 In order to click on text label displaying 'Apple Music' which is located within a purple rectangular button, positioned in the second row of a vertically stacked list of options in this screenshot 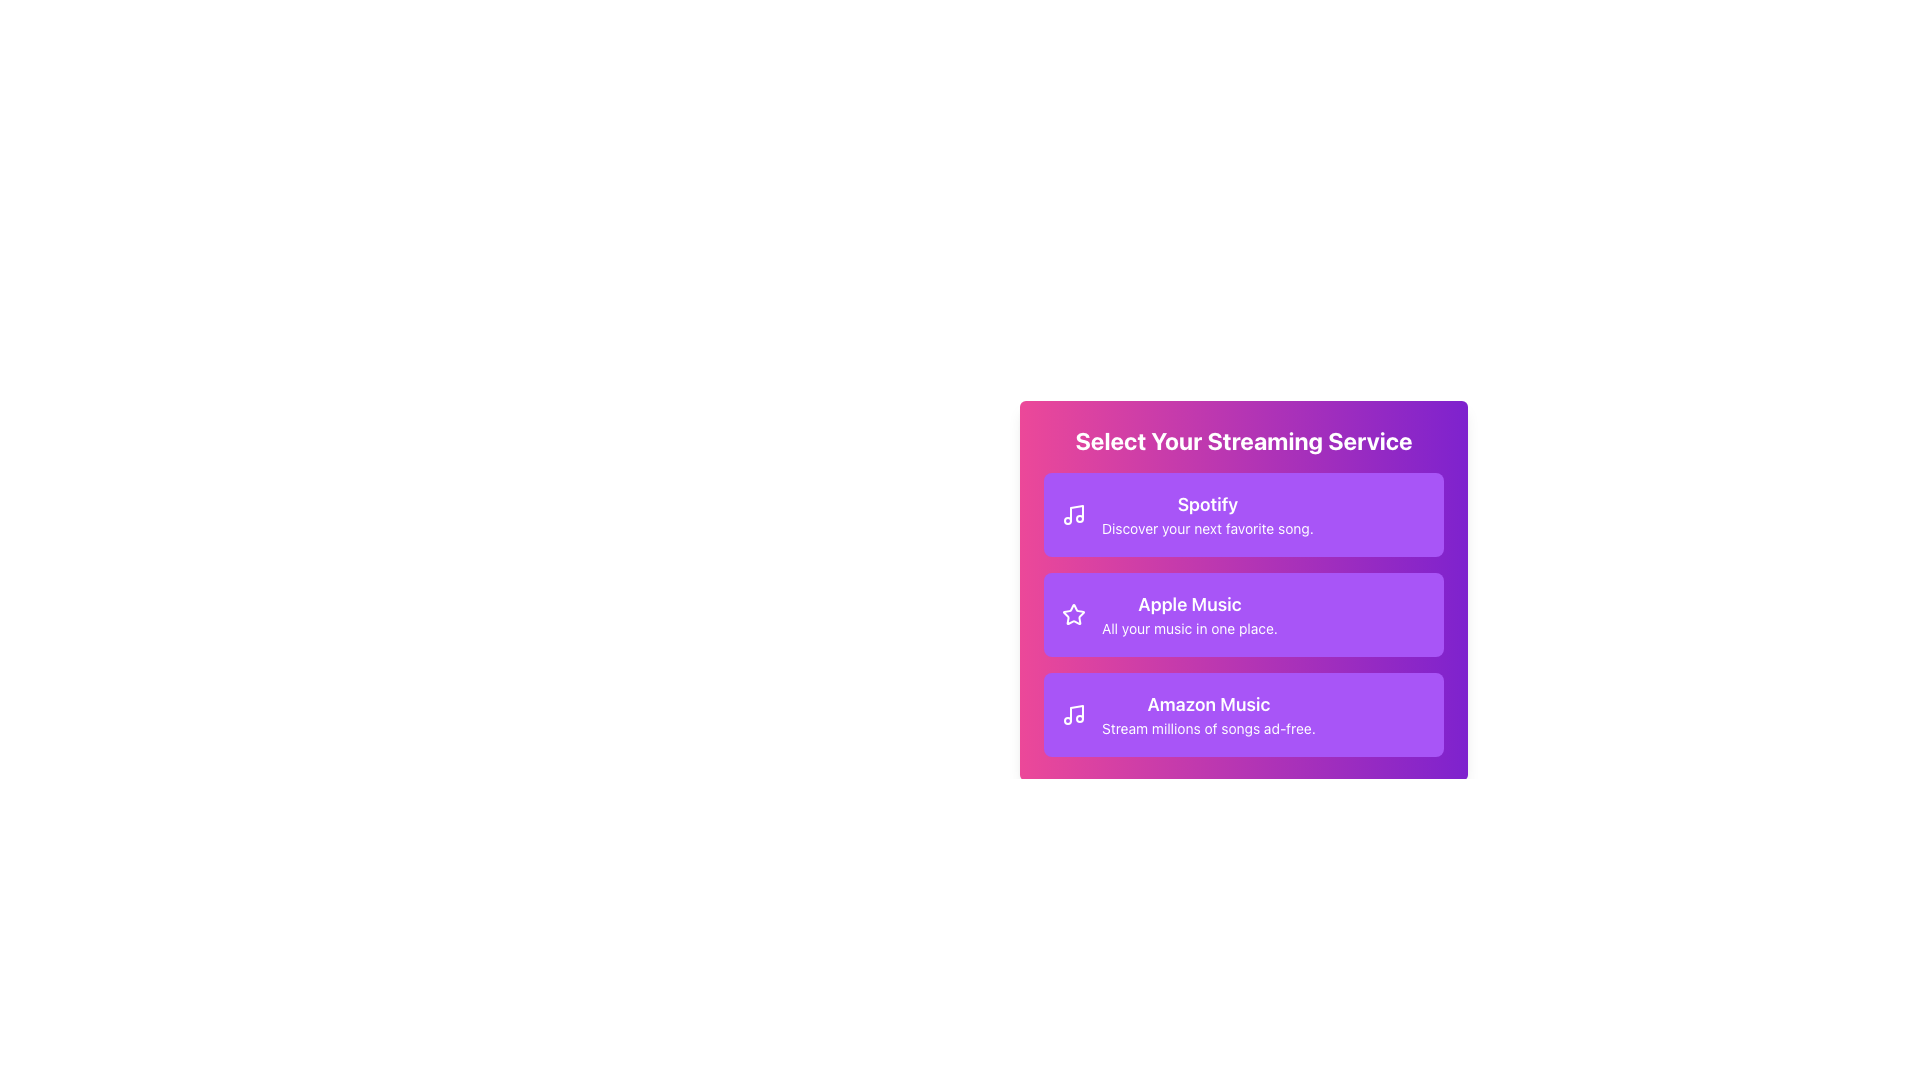, I will do `click(1190, 604)`.